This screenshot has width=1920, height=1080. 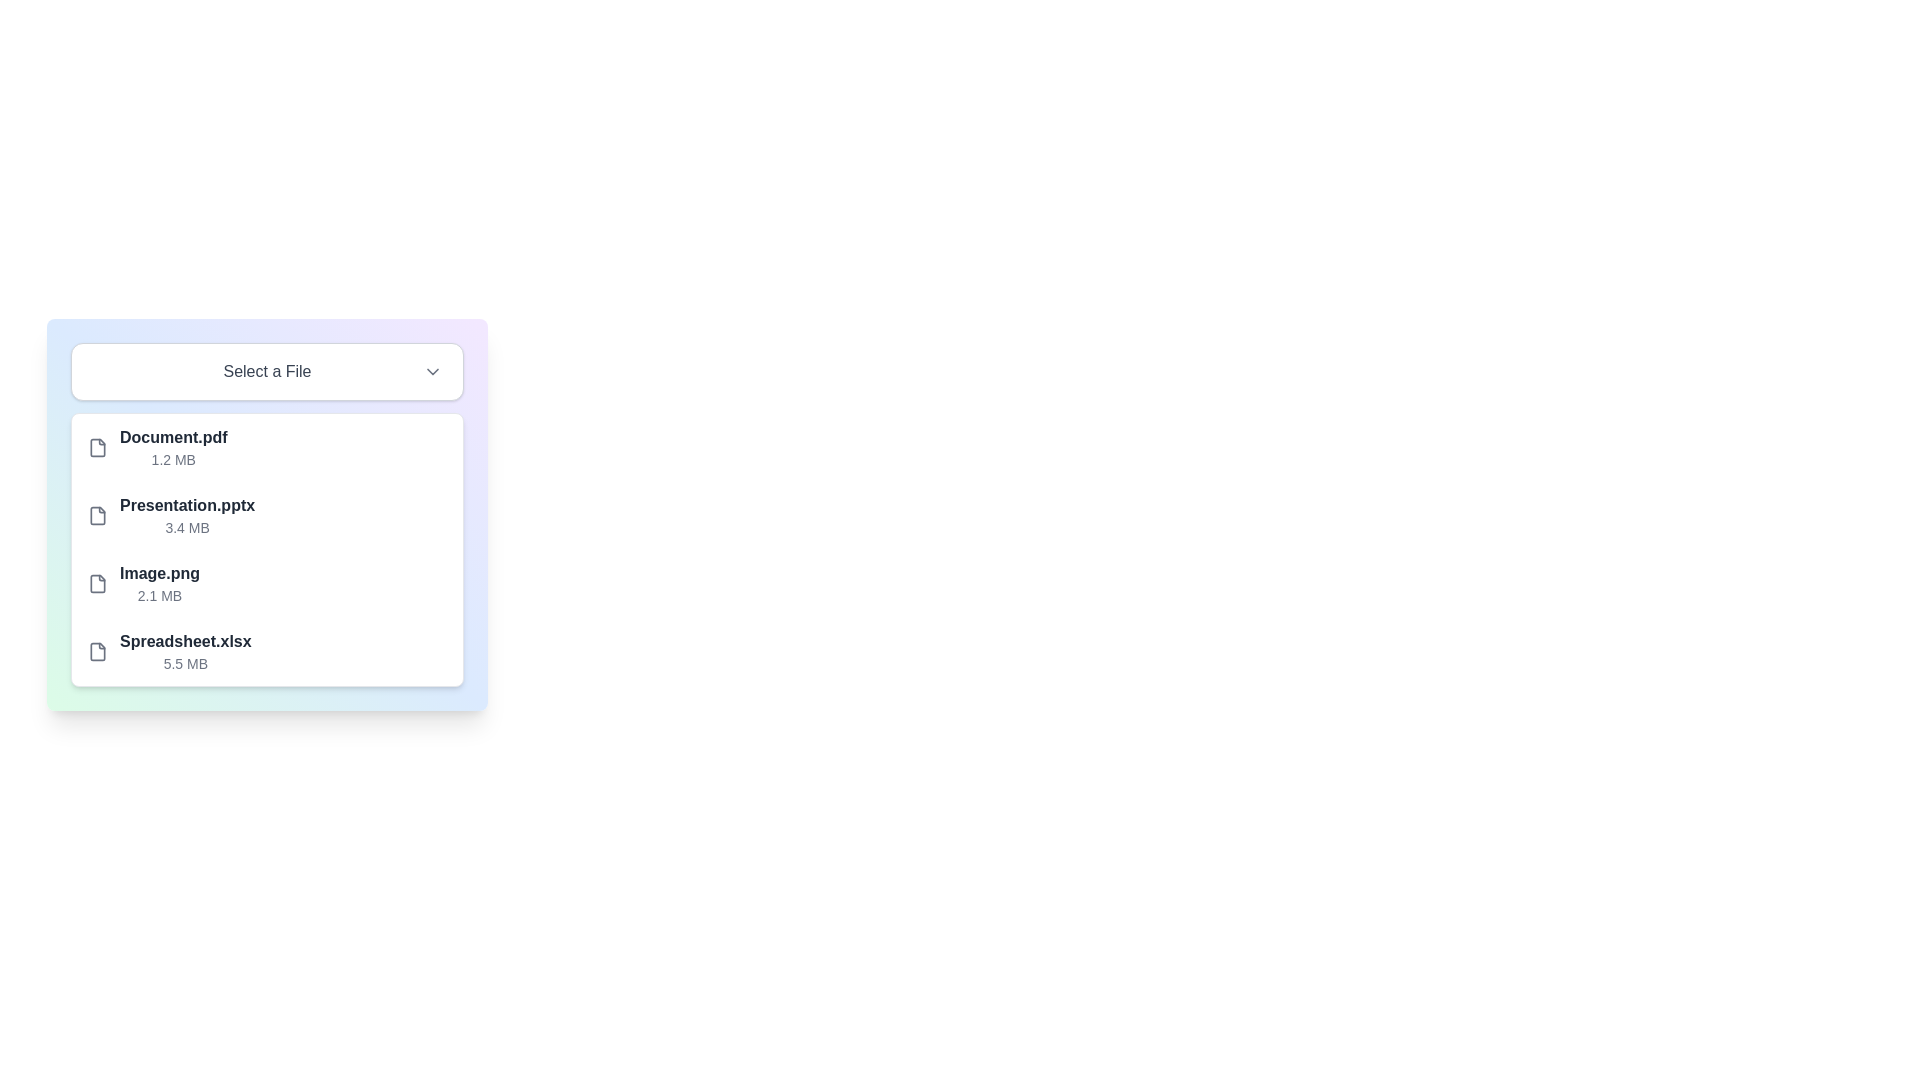 What do you see at coordinates (266, 651) in the screenshot?
I see `the fourth file entry item in the list` at bounding box center [266, 651].